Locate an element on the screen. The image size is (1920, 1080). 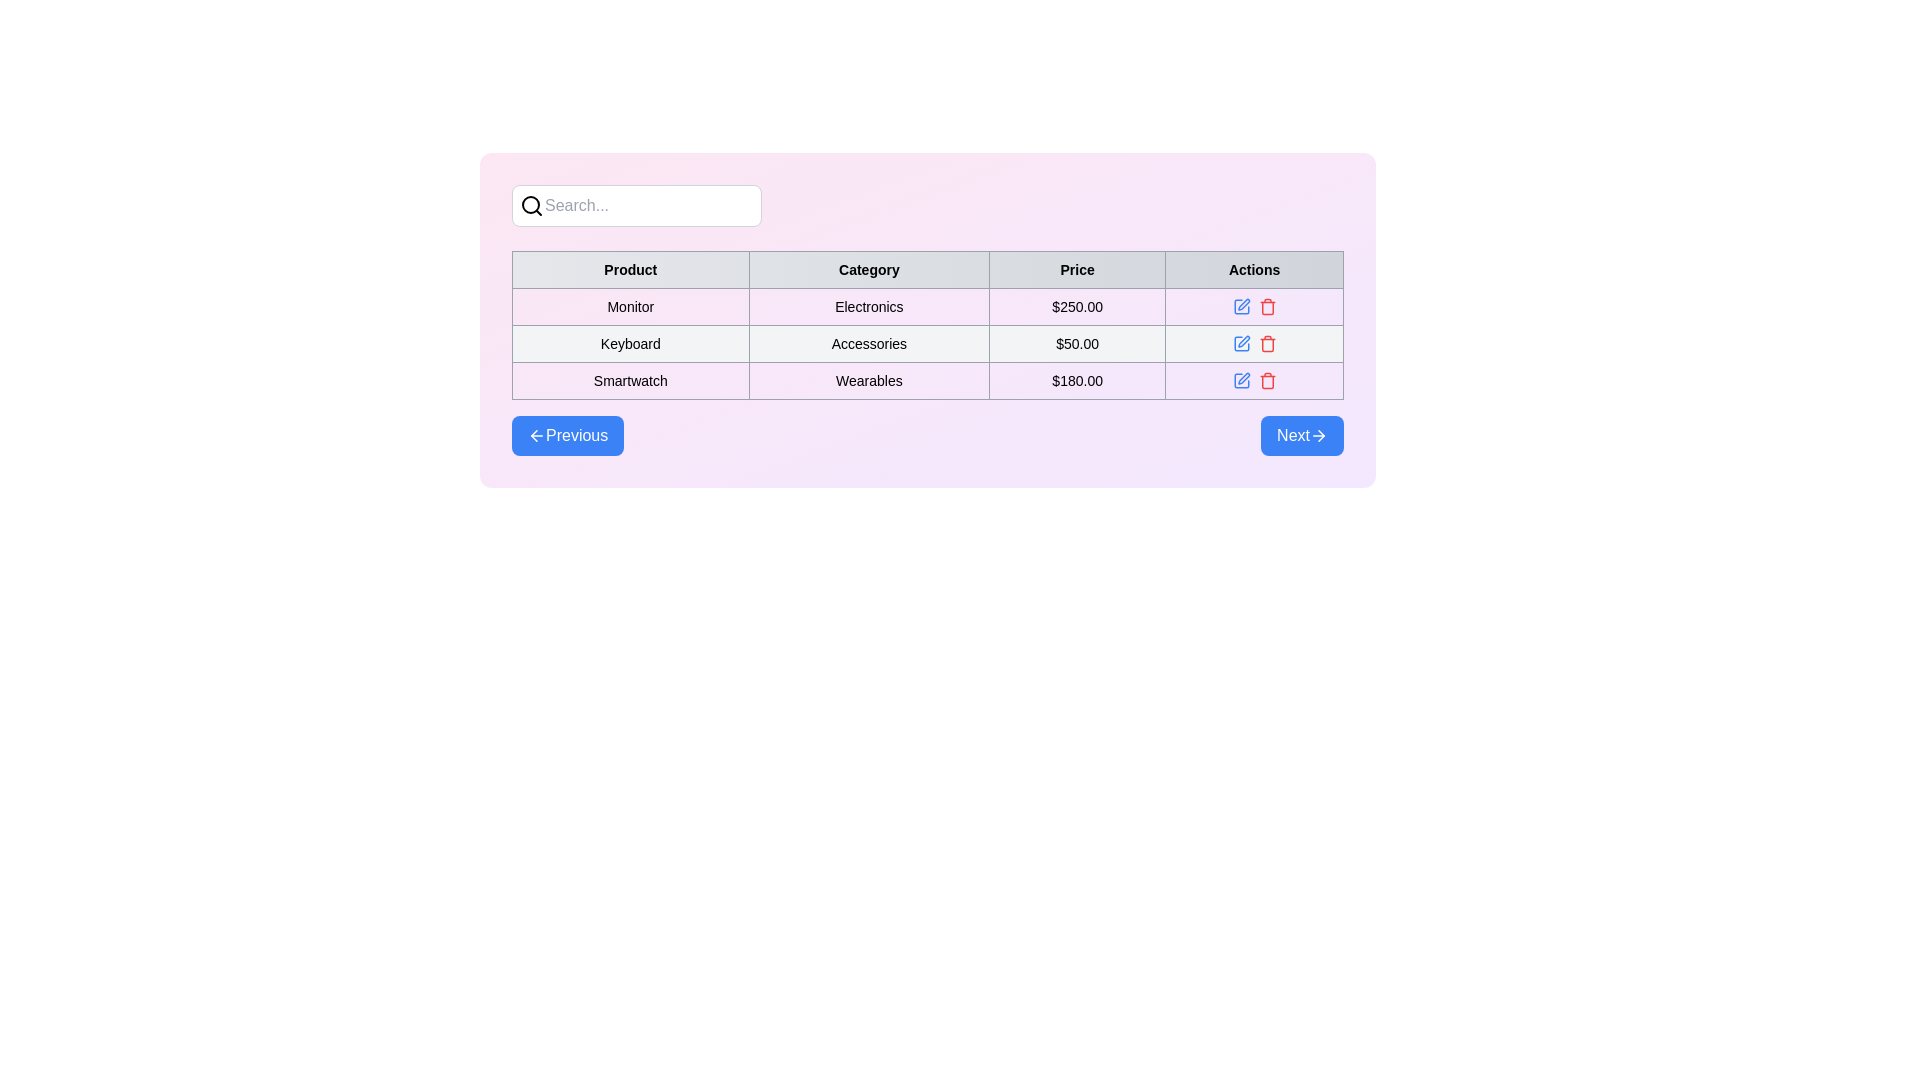
the edit button in the Actions column of the table corresponding to the 'Keyboard' item to begin editing is located at coordinates (1240, 342).